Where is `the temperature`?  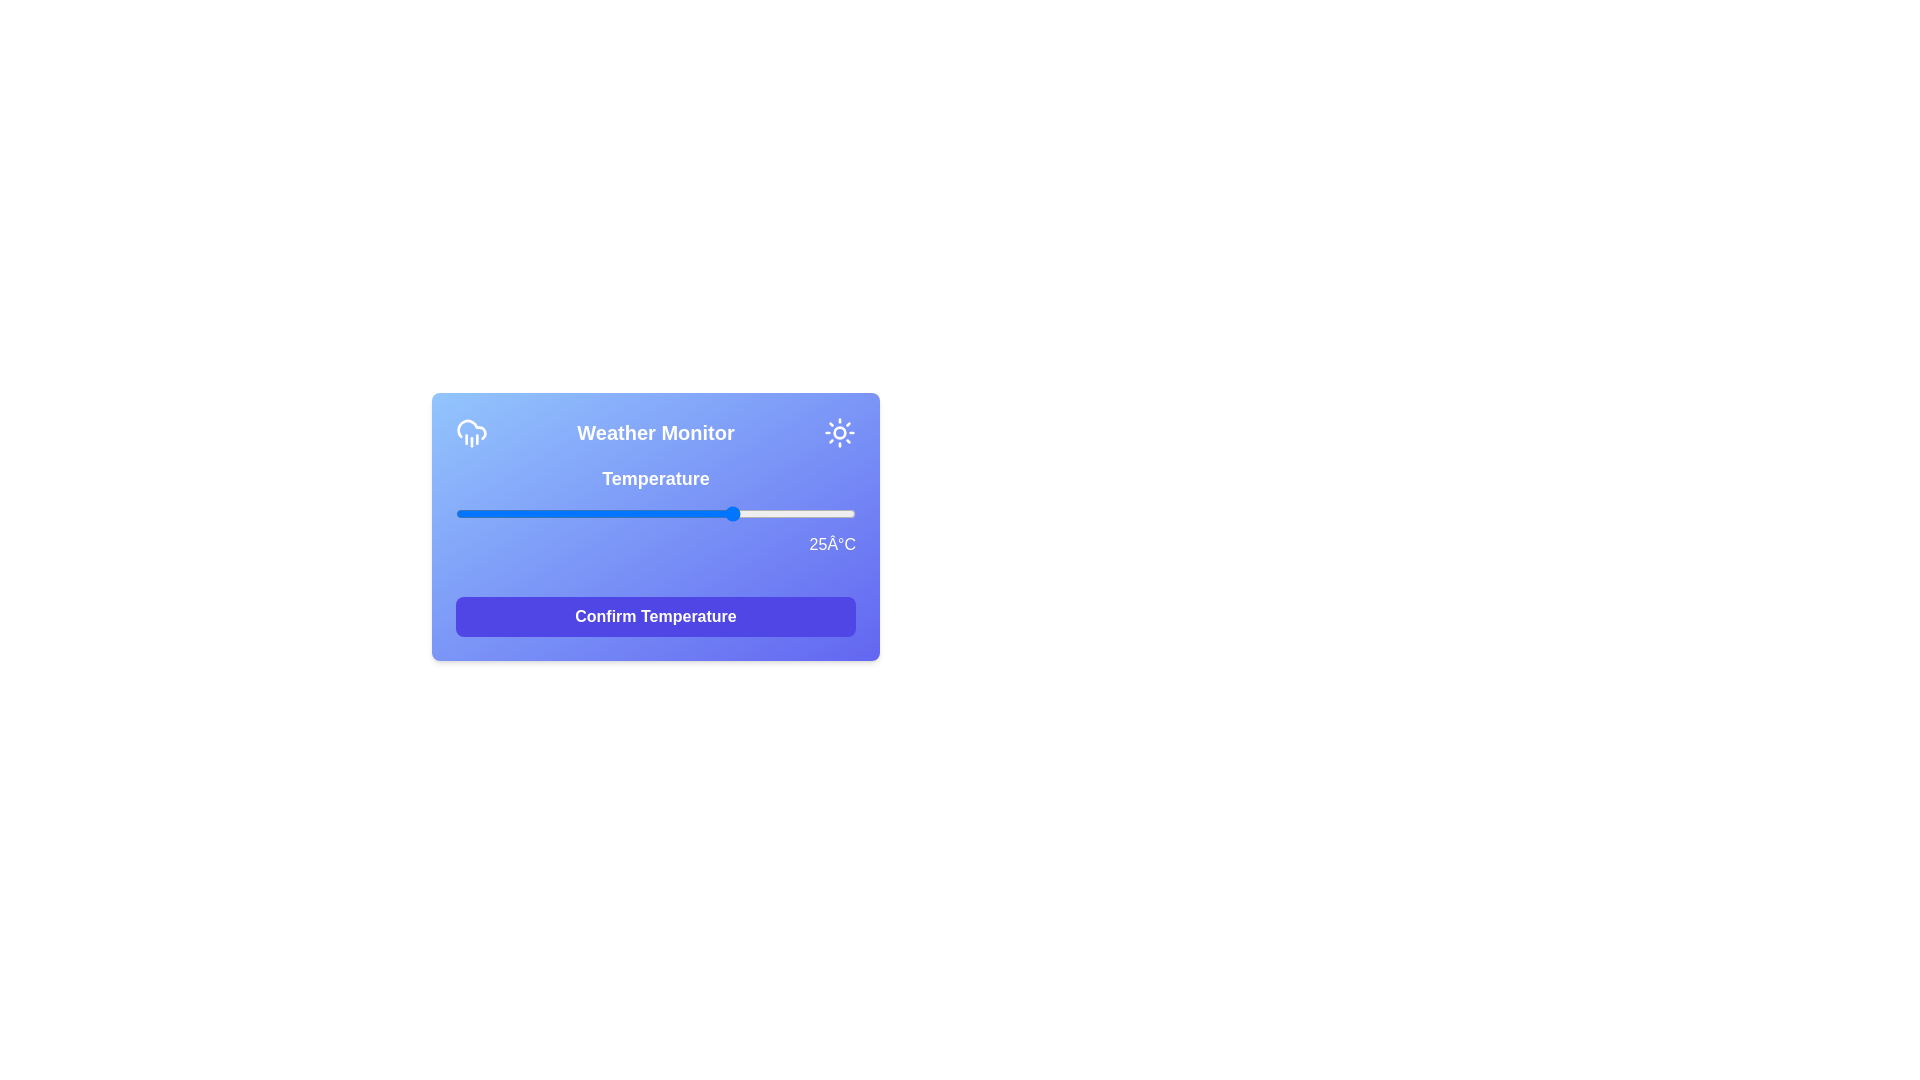 the temperature is located at coordinates (504, 512).